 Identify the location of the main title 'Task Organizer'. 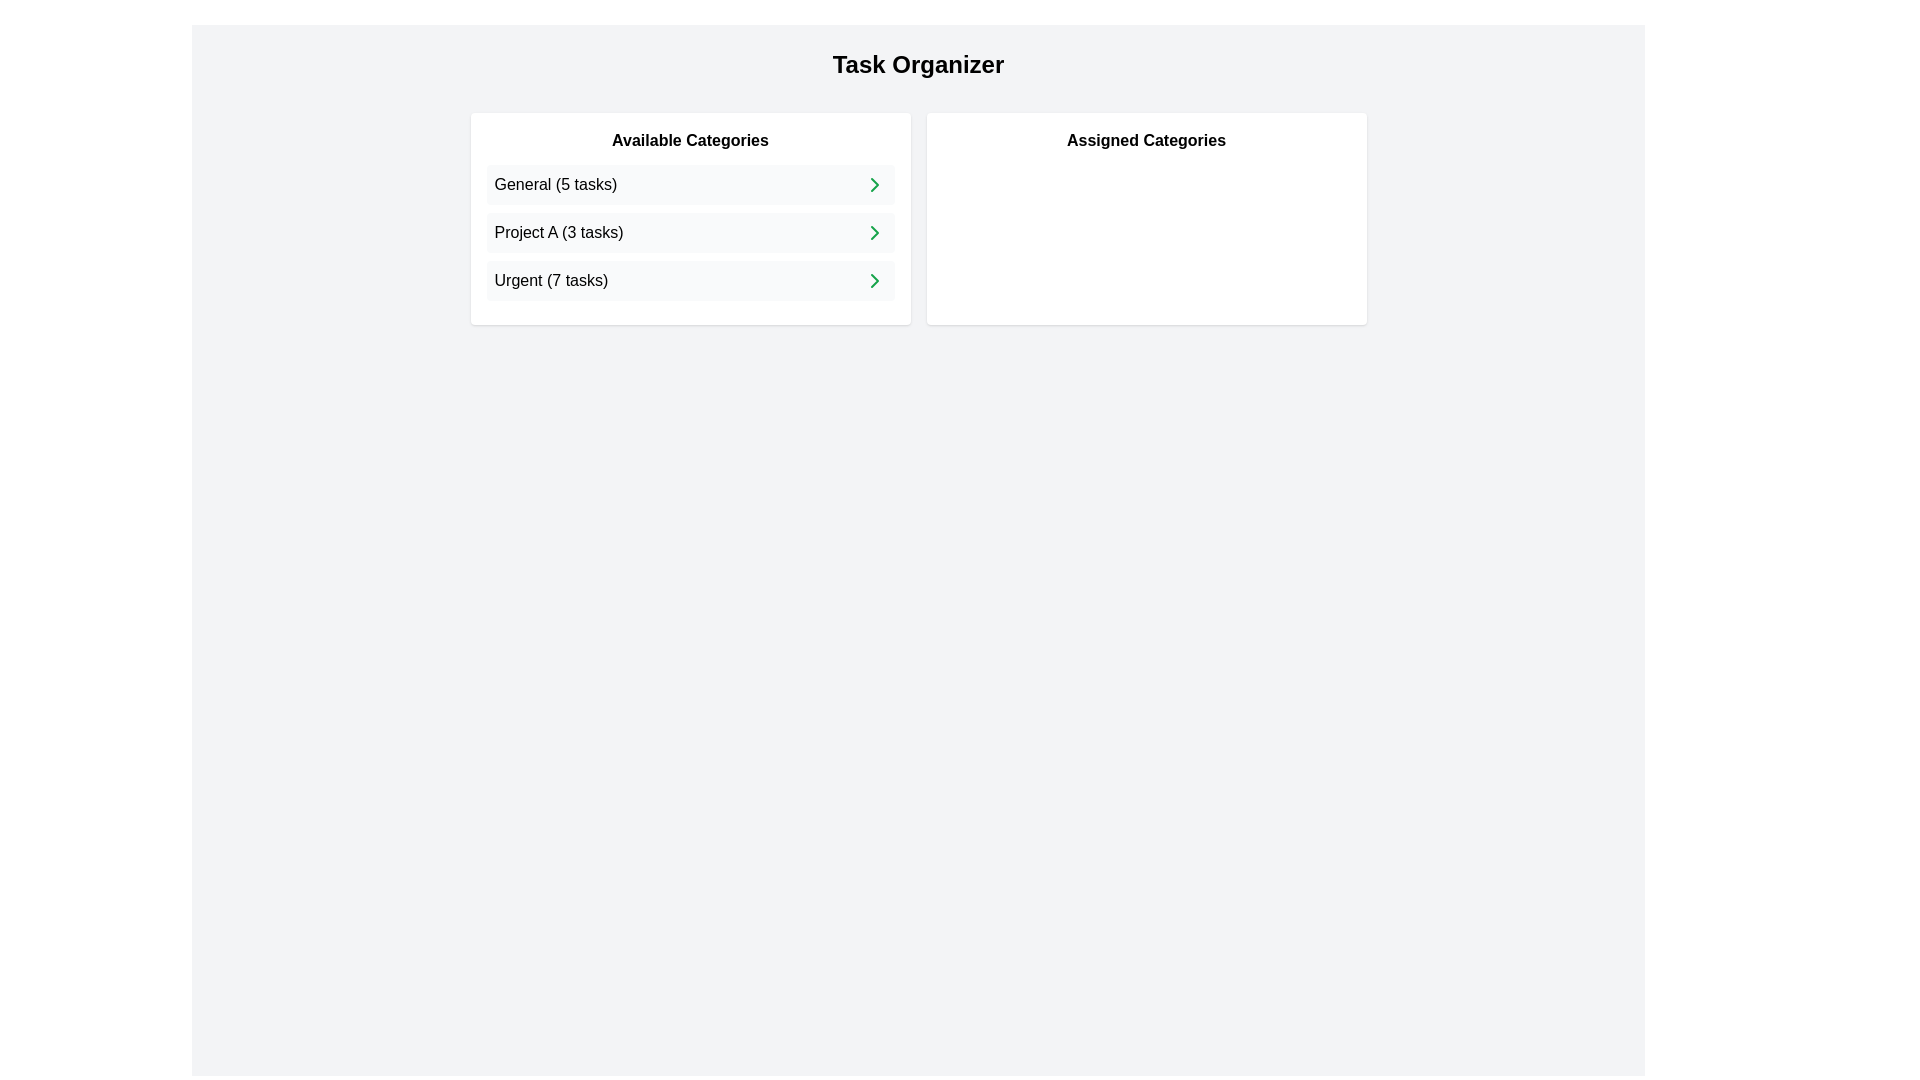
(917, 64).